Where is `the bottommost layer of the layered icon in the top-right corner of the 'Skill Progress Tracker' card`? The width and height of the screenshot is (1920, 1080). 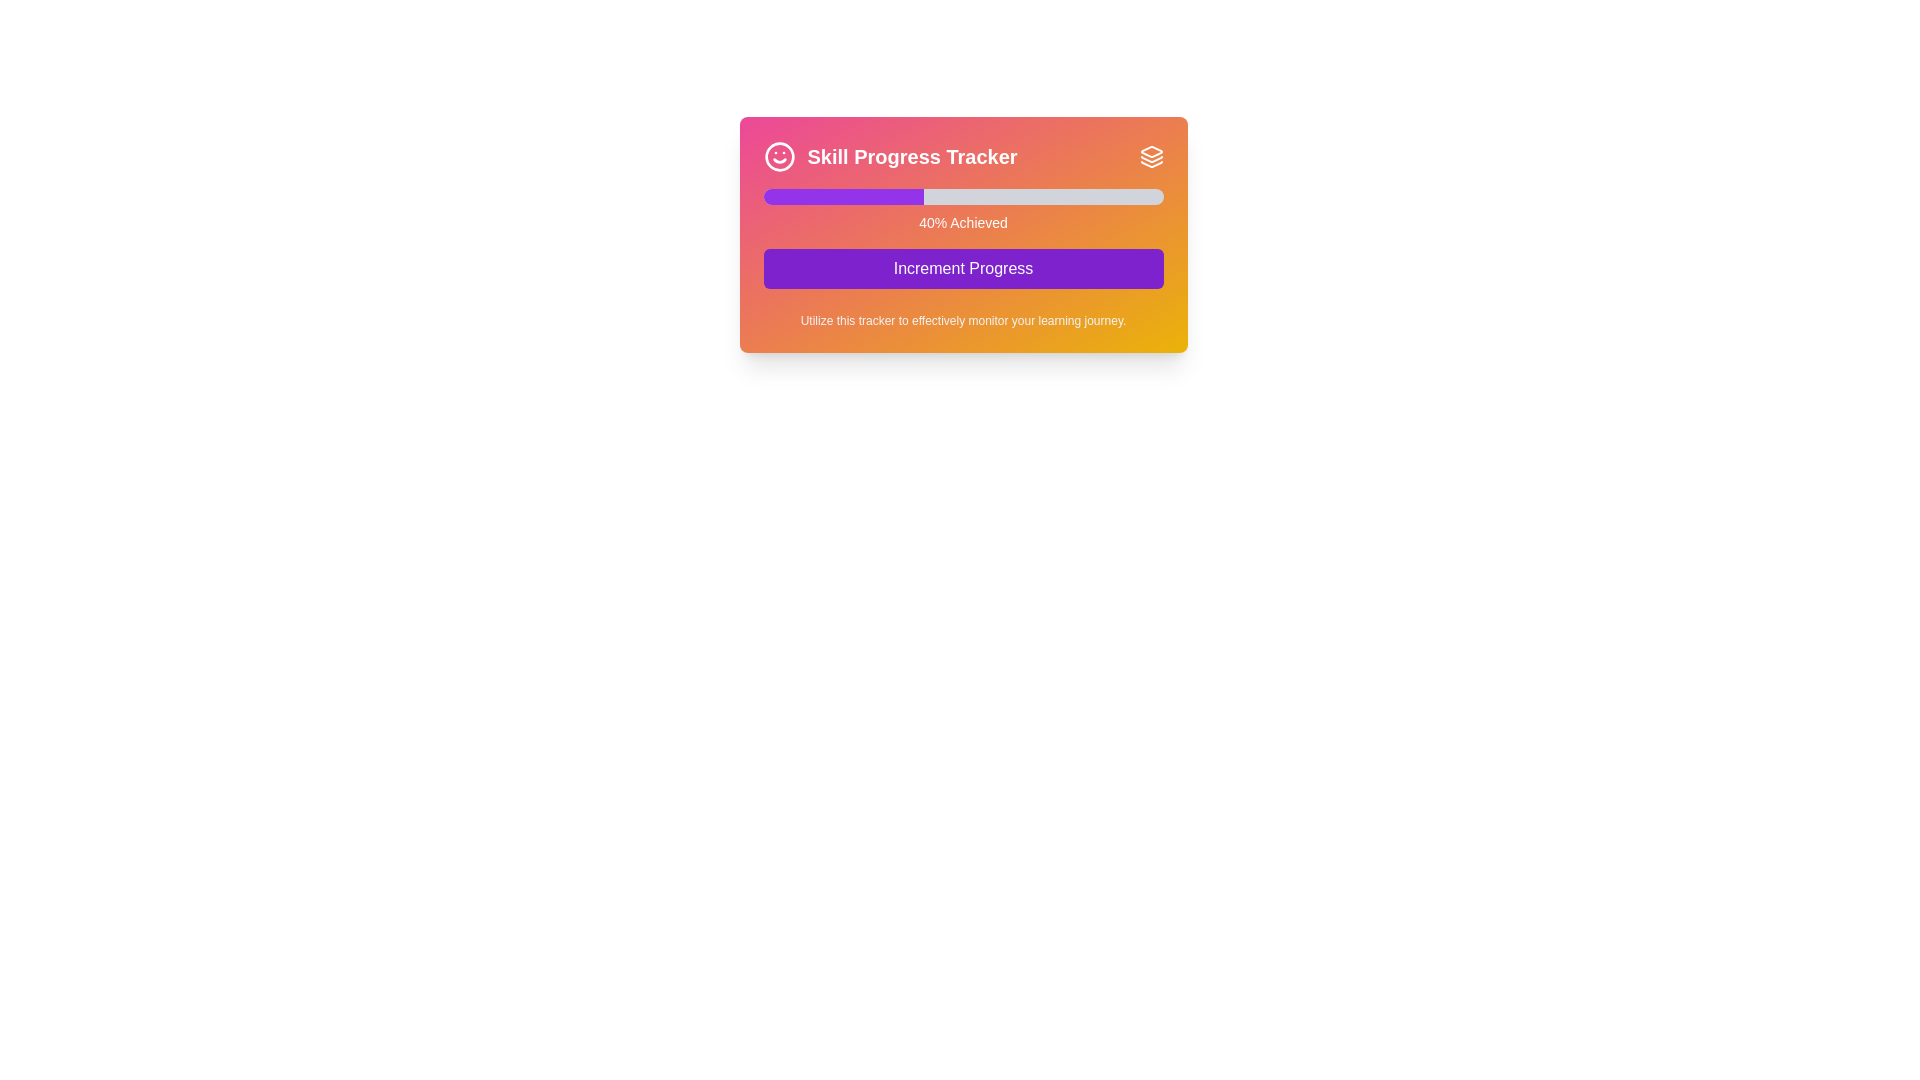
the bottommost layer of the layered icon in the top-right corner of the 'Skill Progress Tracker' card is located at coordinates (1151, 163).